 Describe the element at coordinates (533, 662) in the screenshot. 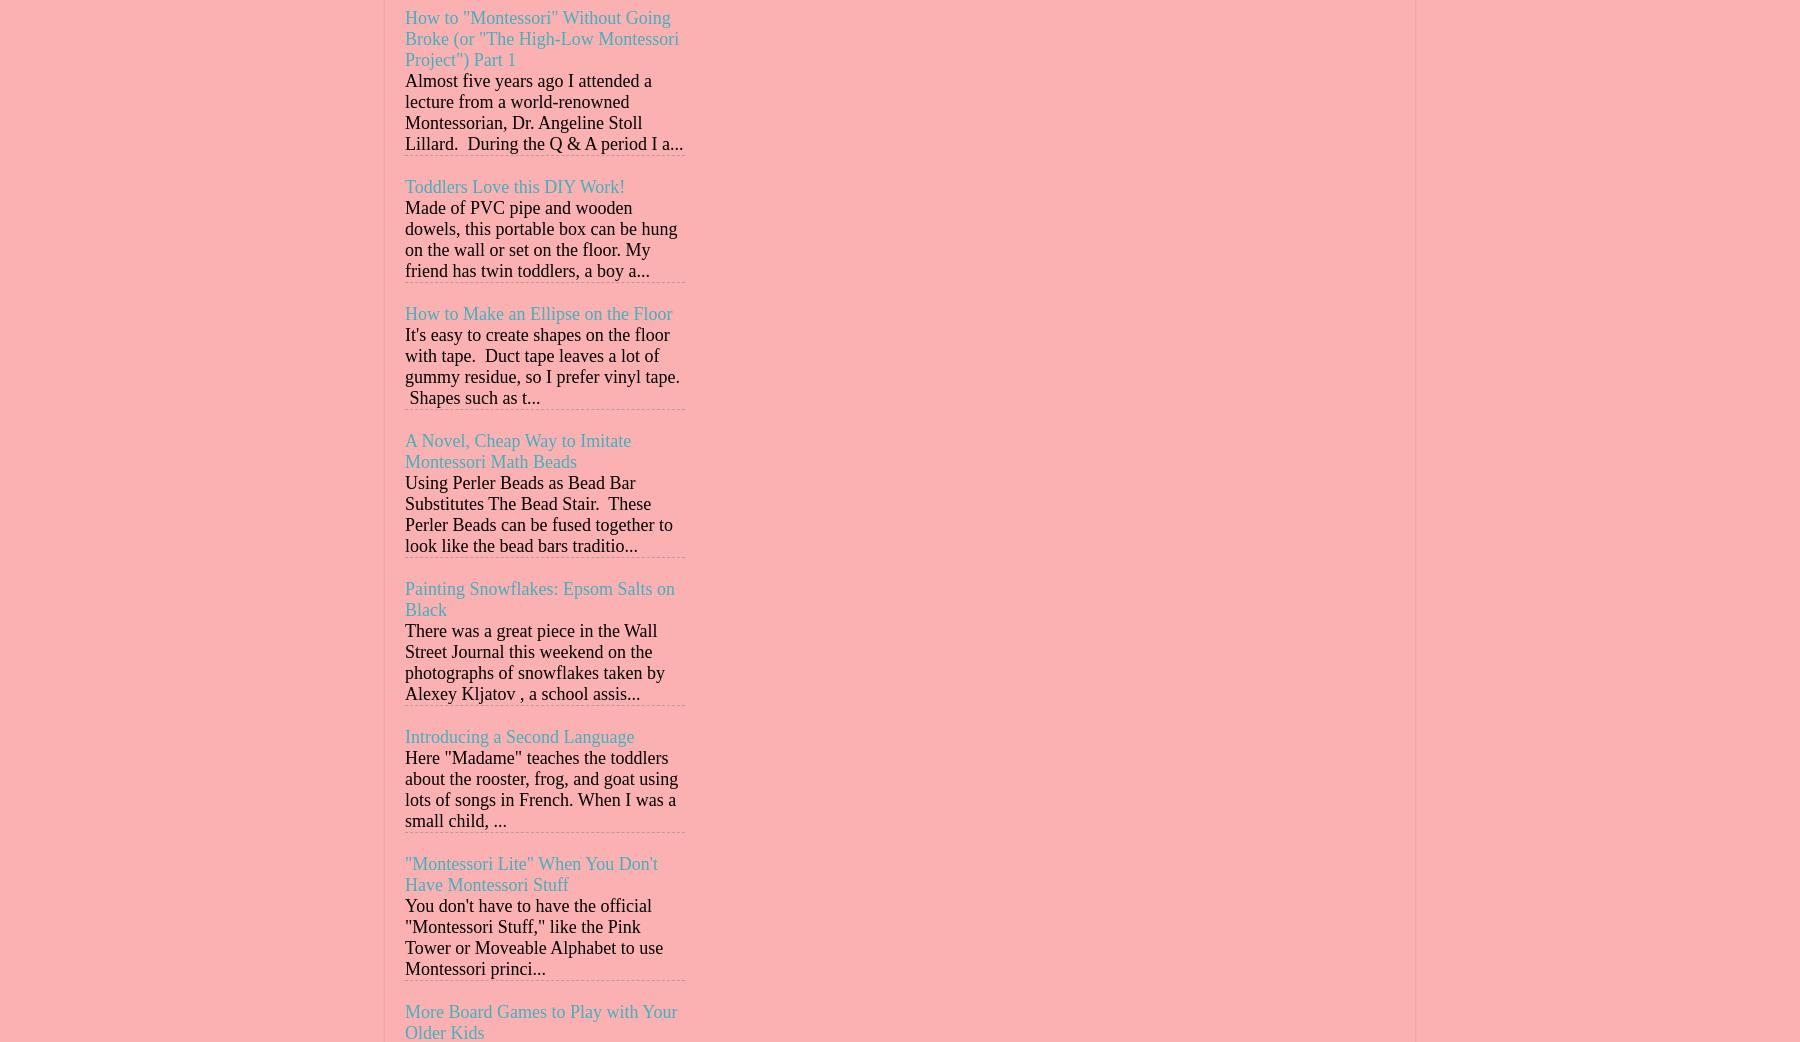

I see `'There was a great piece in the Wall Street Journal this weekend on the photographs of snowflakes taken by Alexey Kljatov , a school assis...'` at that location.